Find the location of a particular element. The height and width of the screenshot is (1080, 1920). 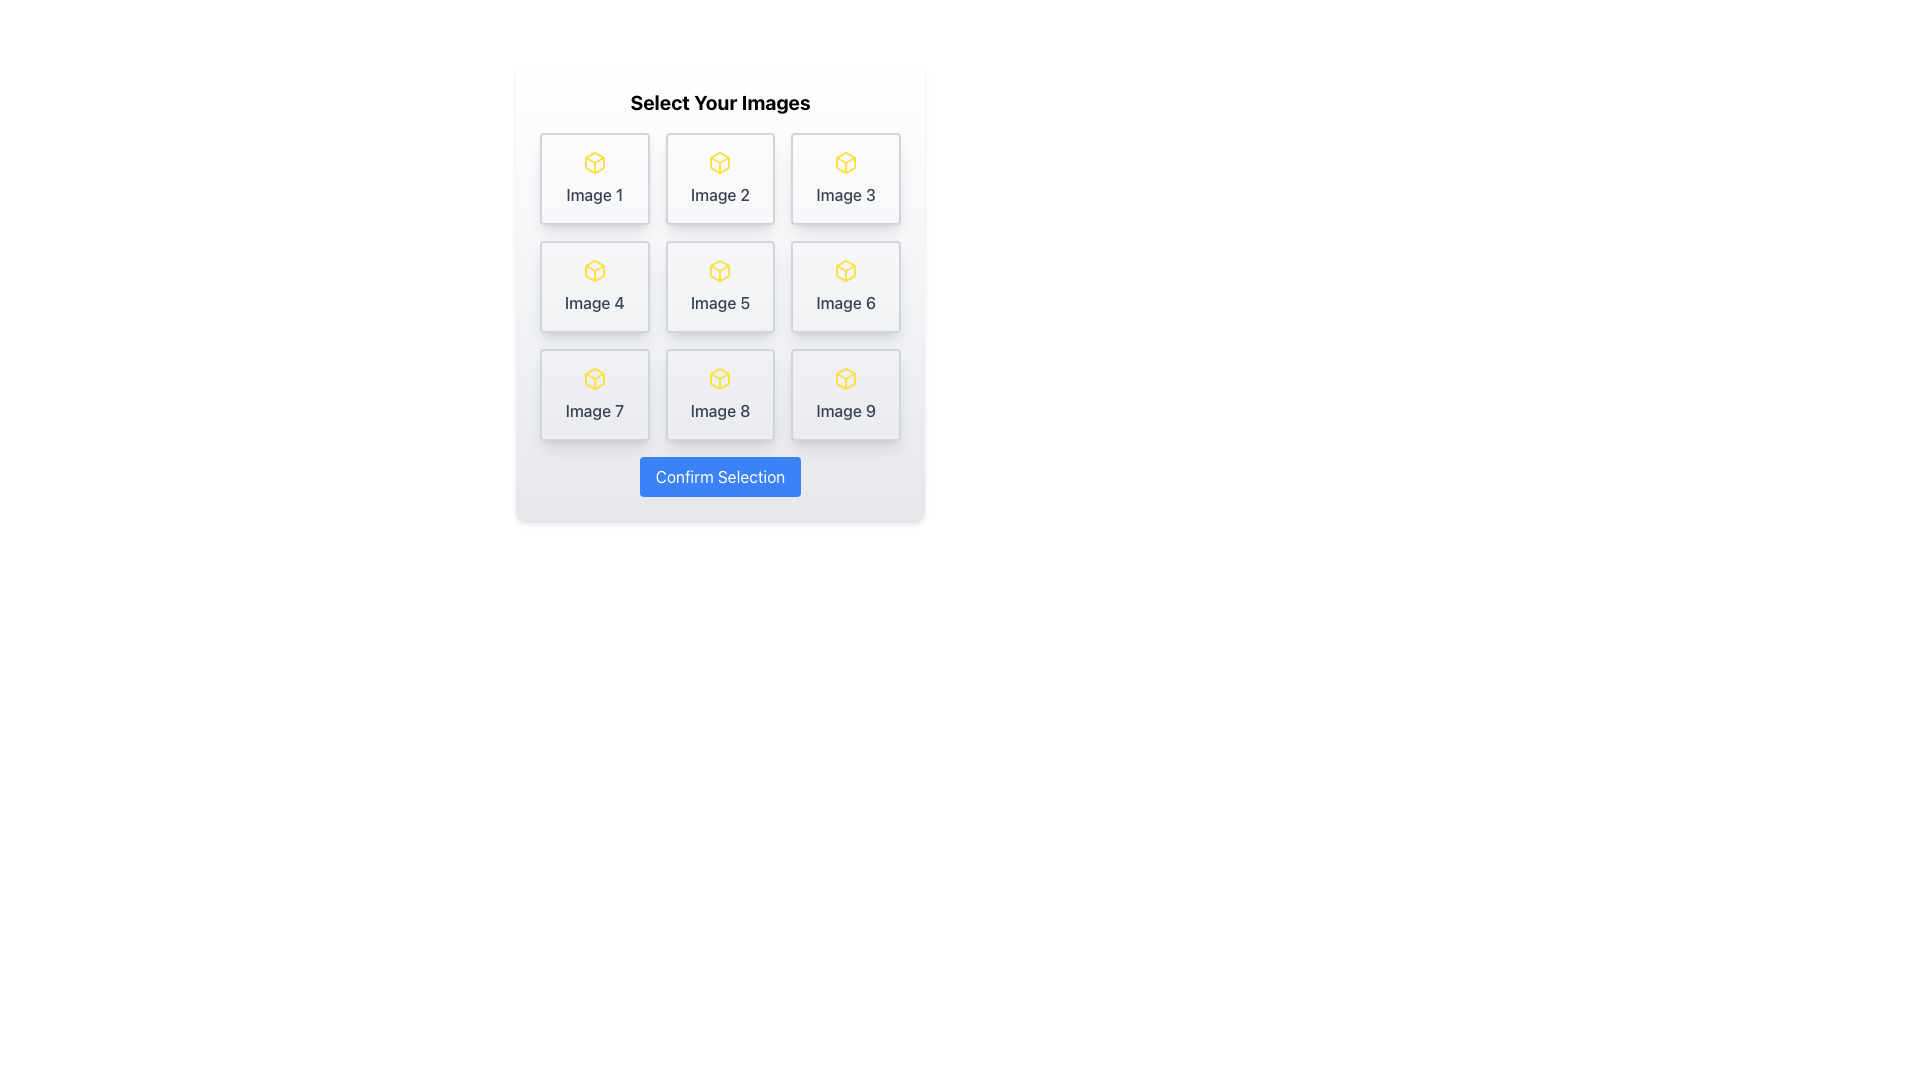

text label 'Image 2' located in the second cell of the first row of a 3x3 grid layout, positioned below a yellow box icon is located at coordinates (720, 195).